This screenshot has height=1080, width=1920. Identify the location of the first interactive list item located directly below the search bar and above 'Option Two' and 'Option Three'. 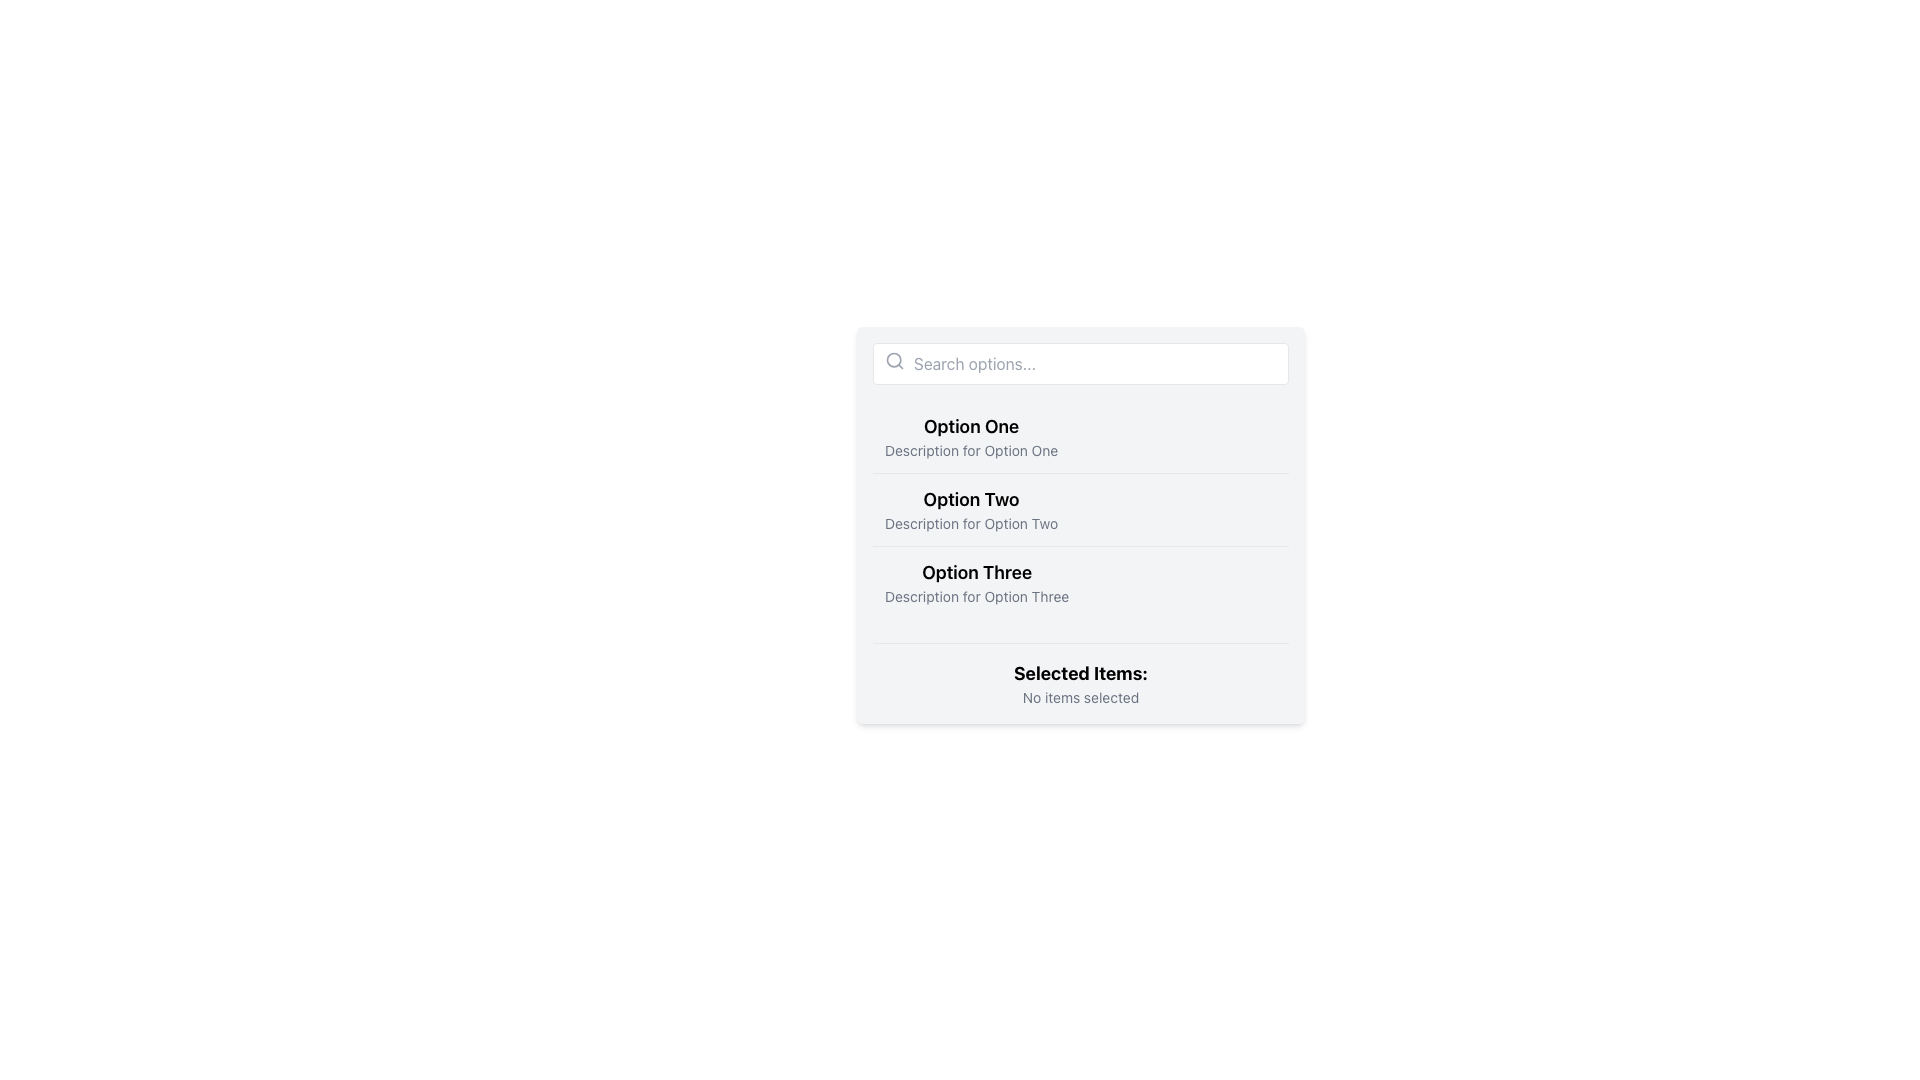
(1079, 435).